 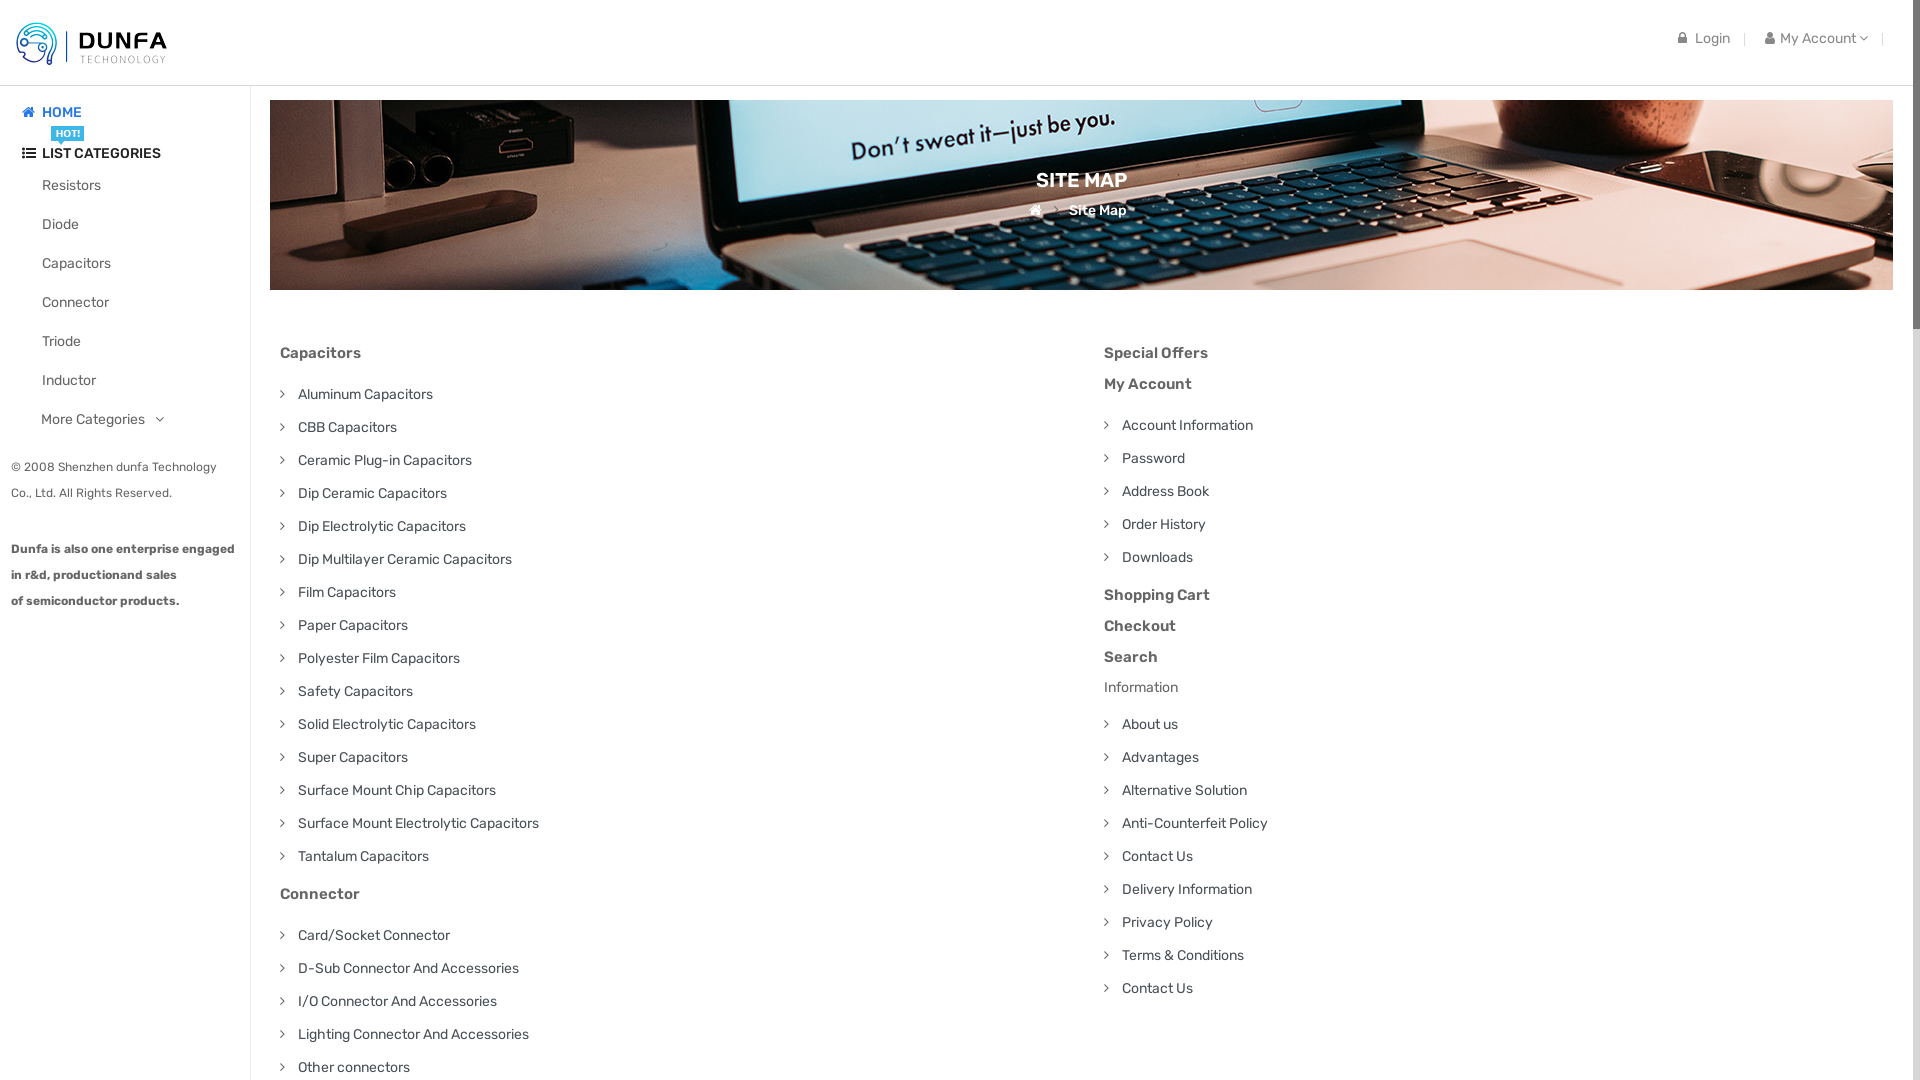 What do you see at coordinates (365, 394) in the screenshot?
I see `'Aluminum Capacitors'` at bounding box center [365, 394].